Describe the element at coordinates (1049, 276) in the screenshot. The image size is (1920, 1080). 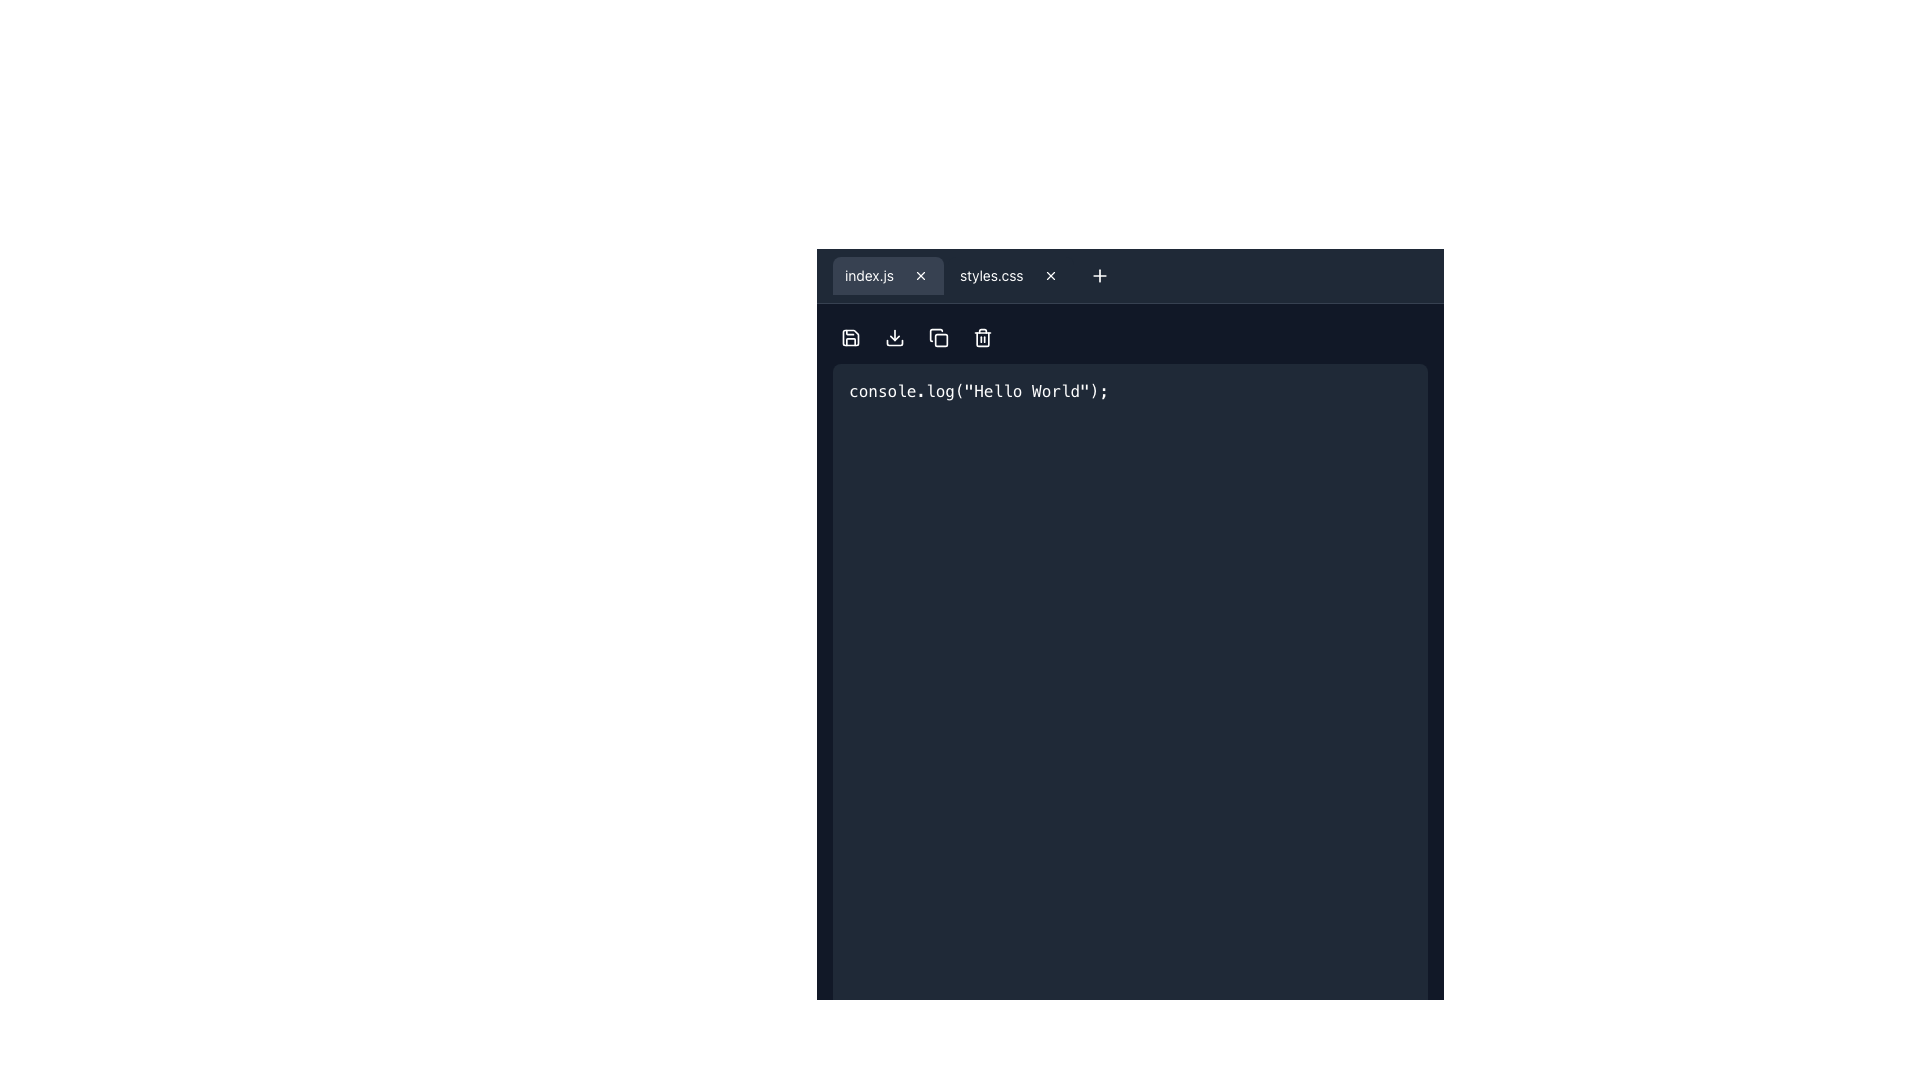
I see `the close button (icon control) located at the far right side of the tab labeled 'styles.css'` at that location.